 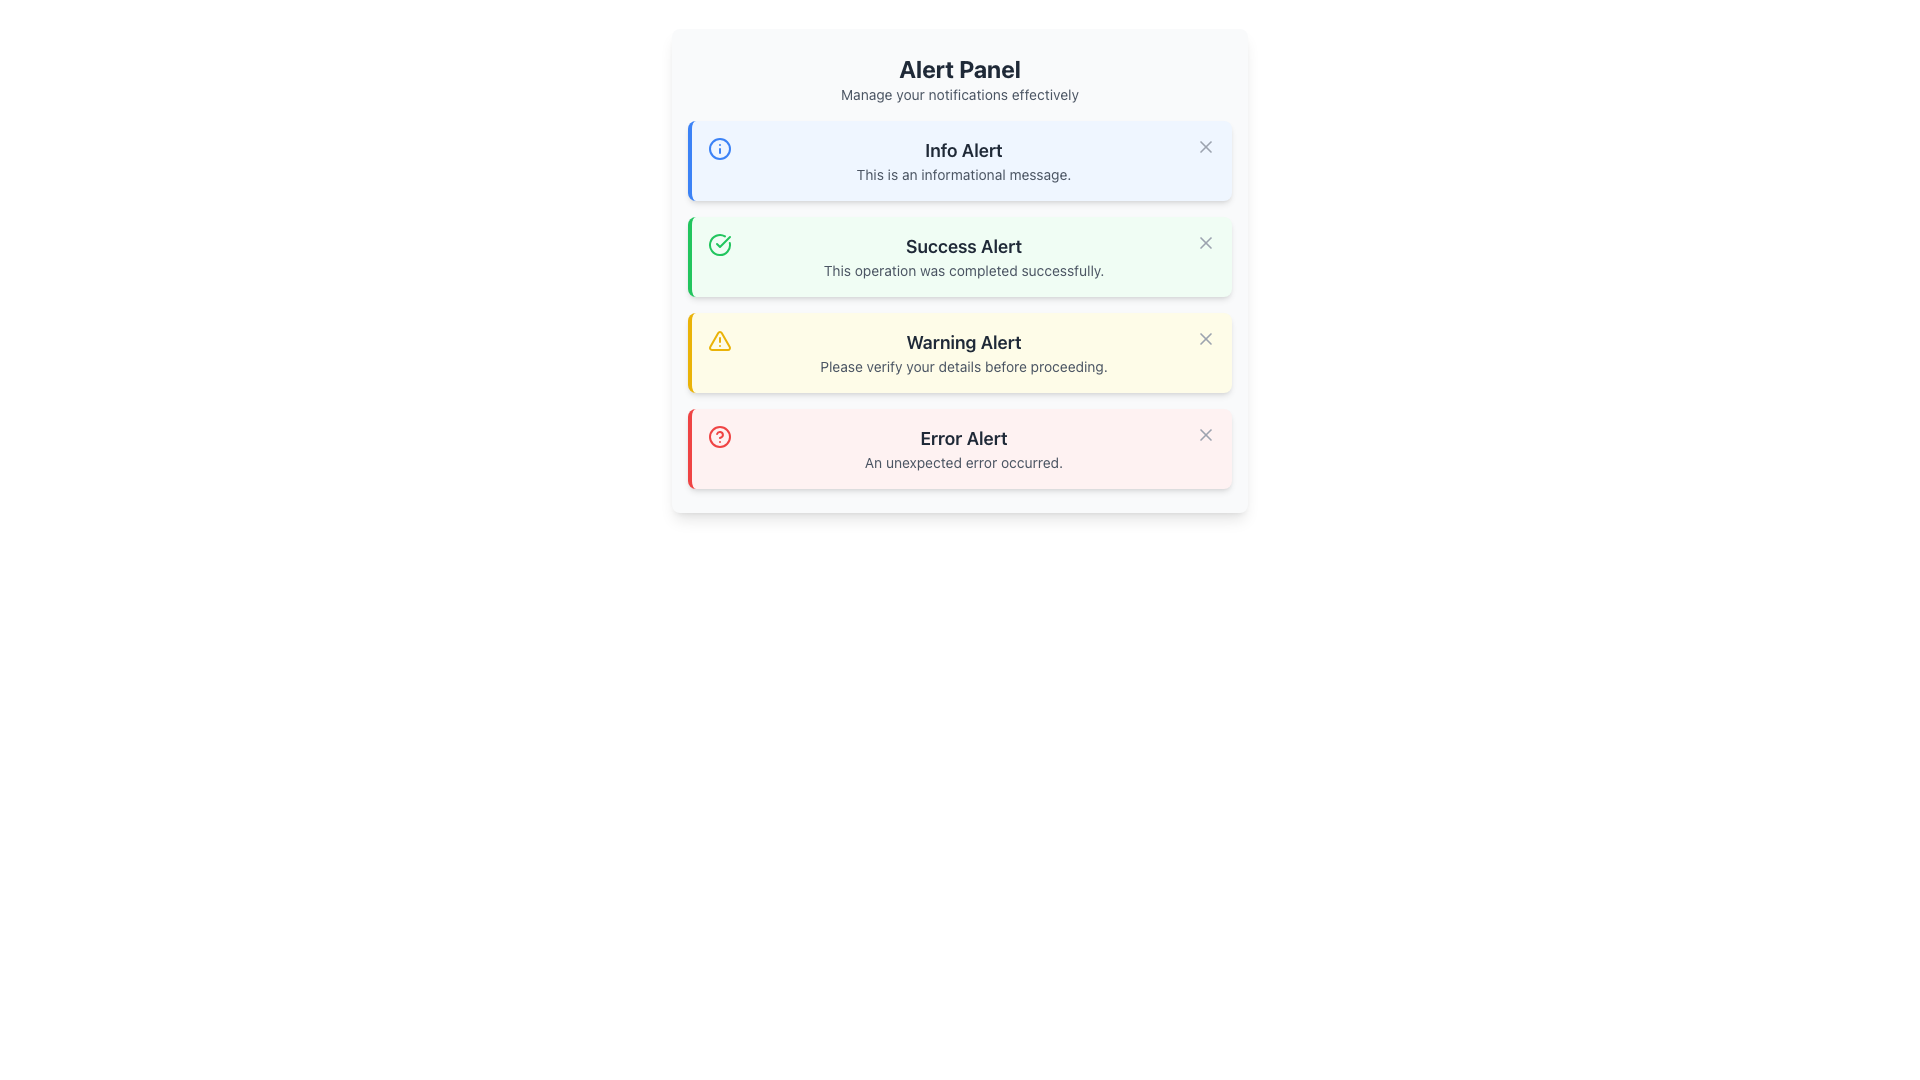 What do you see at coordinates (1204, 242) in the screenshot?
I see `the close icon (small 'X') located at the top-right corner of the green 'Success Alert' box` at bounding box center [1204, 242].